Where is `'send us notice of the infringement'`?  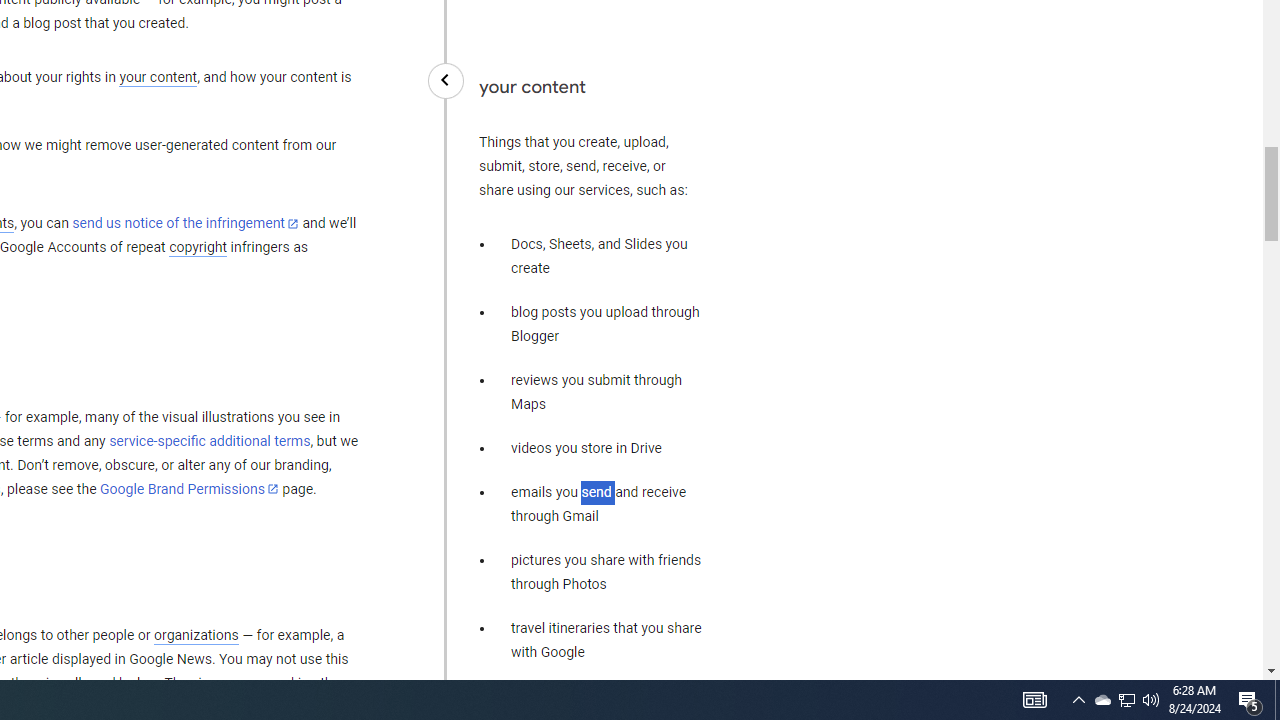
'send us notice of the infringement' is located at coordinates (185, 224).